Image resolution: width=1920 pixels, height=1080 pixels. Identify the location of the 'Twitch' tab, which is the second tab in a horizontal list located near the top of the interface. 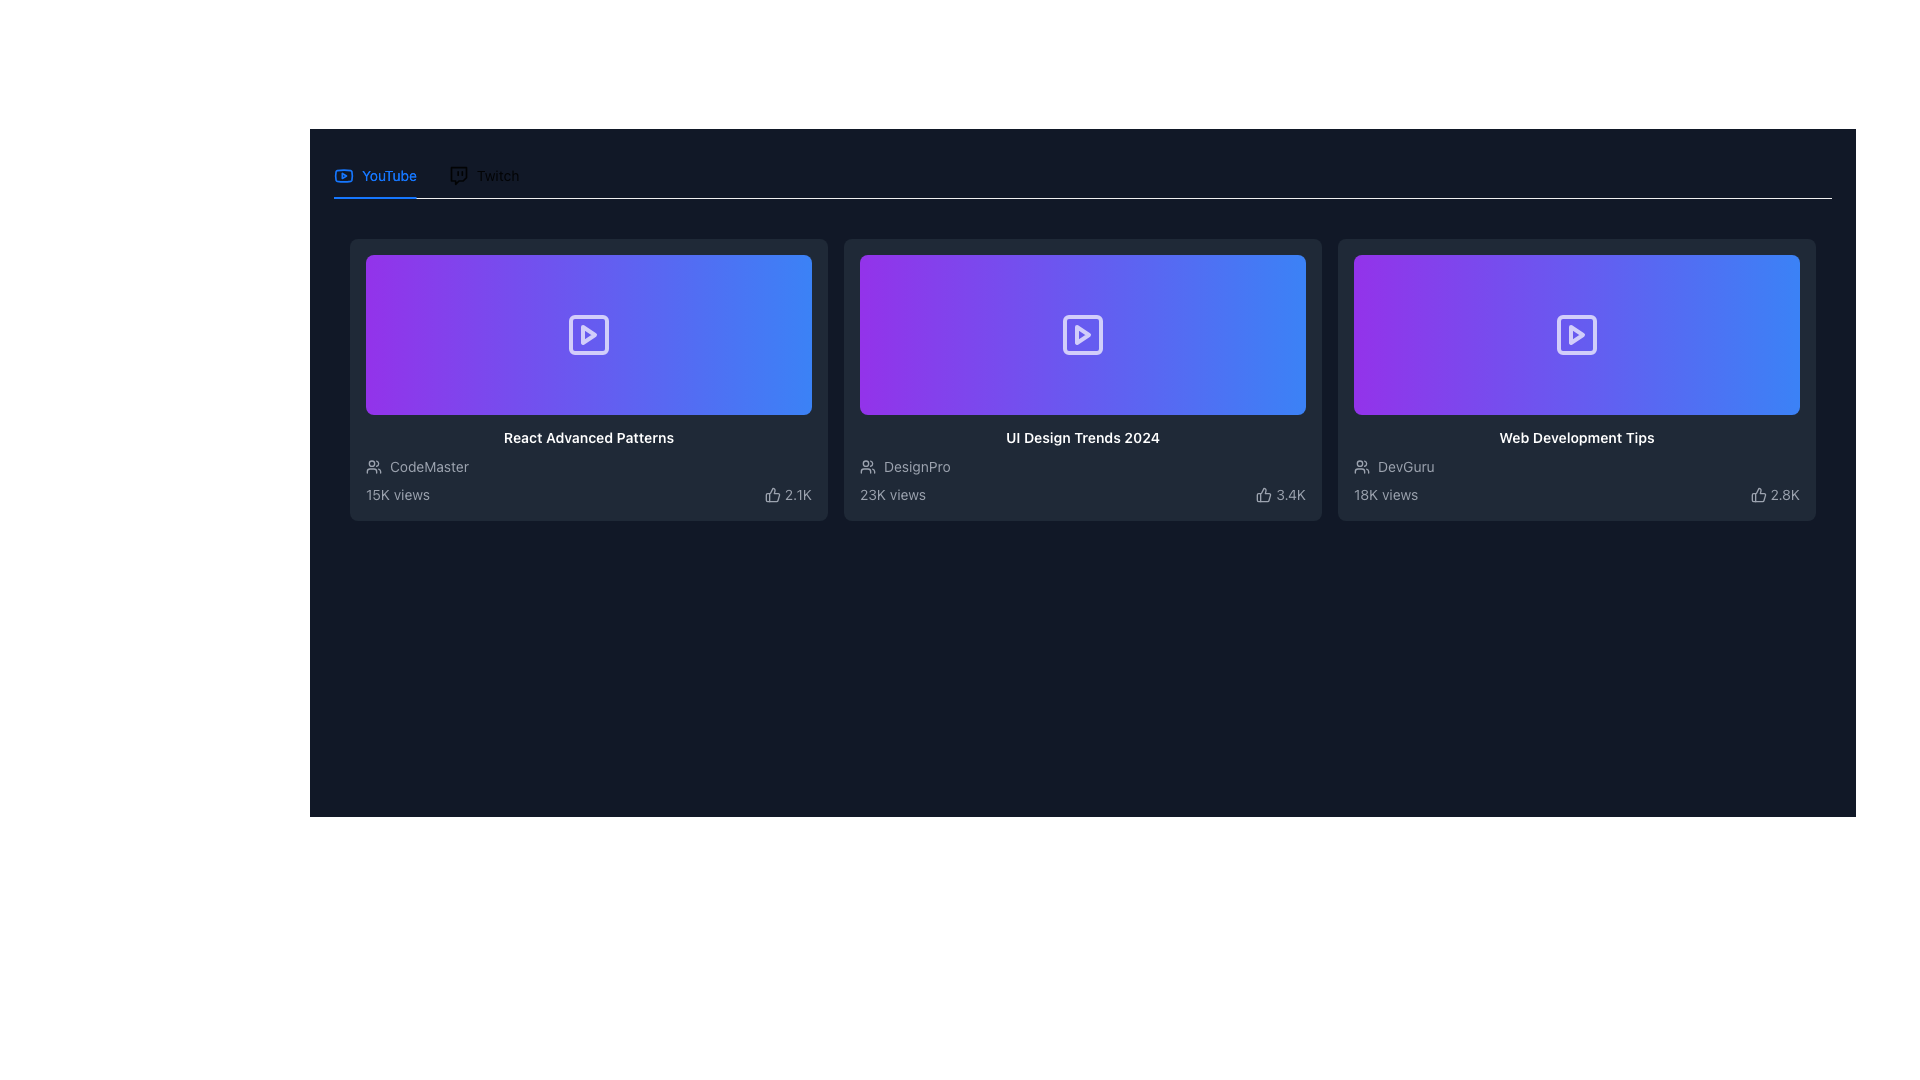
(484, 175).